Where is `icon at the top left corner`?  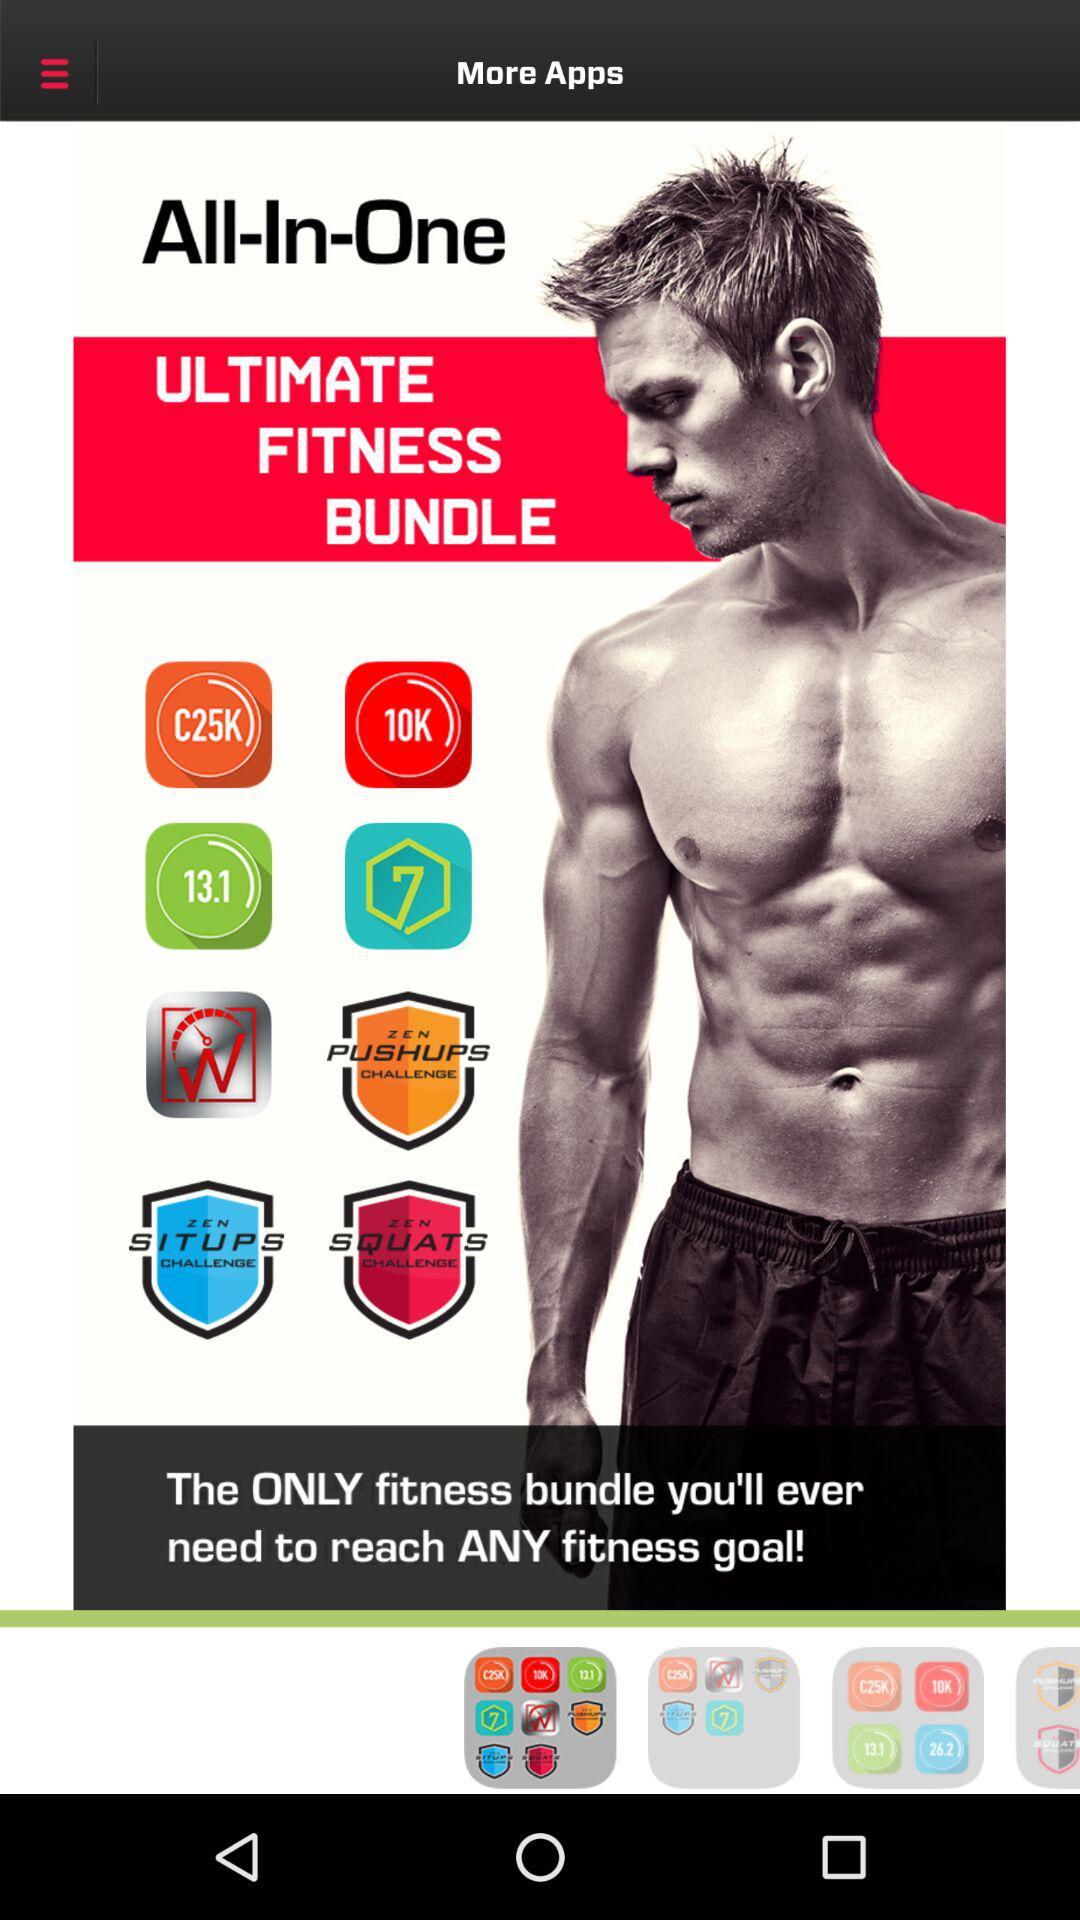
icon at the top left corner is located at coordinates (53, 73).